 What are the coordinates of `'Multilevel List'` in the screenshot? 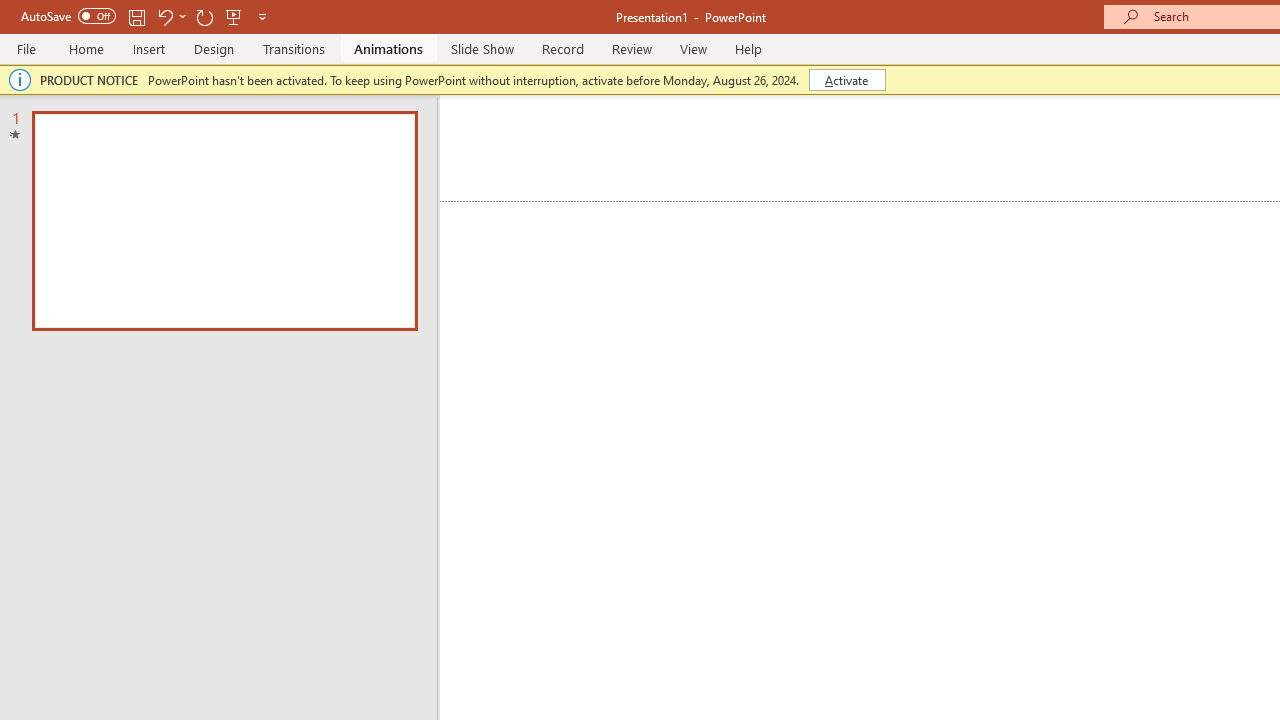 It's located at (850, 136).